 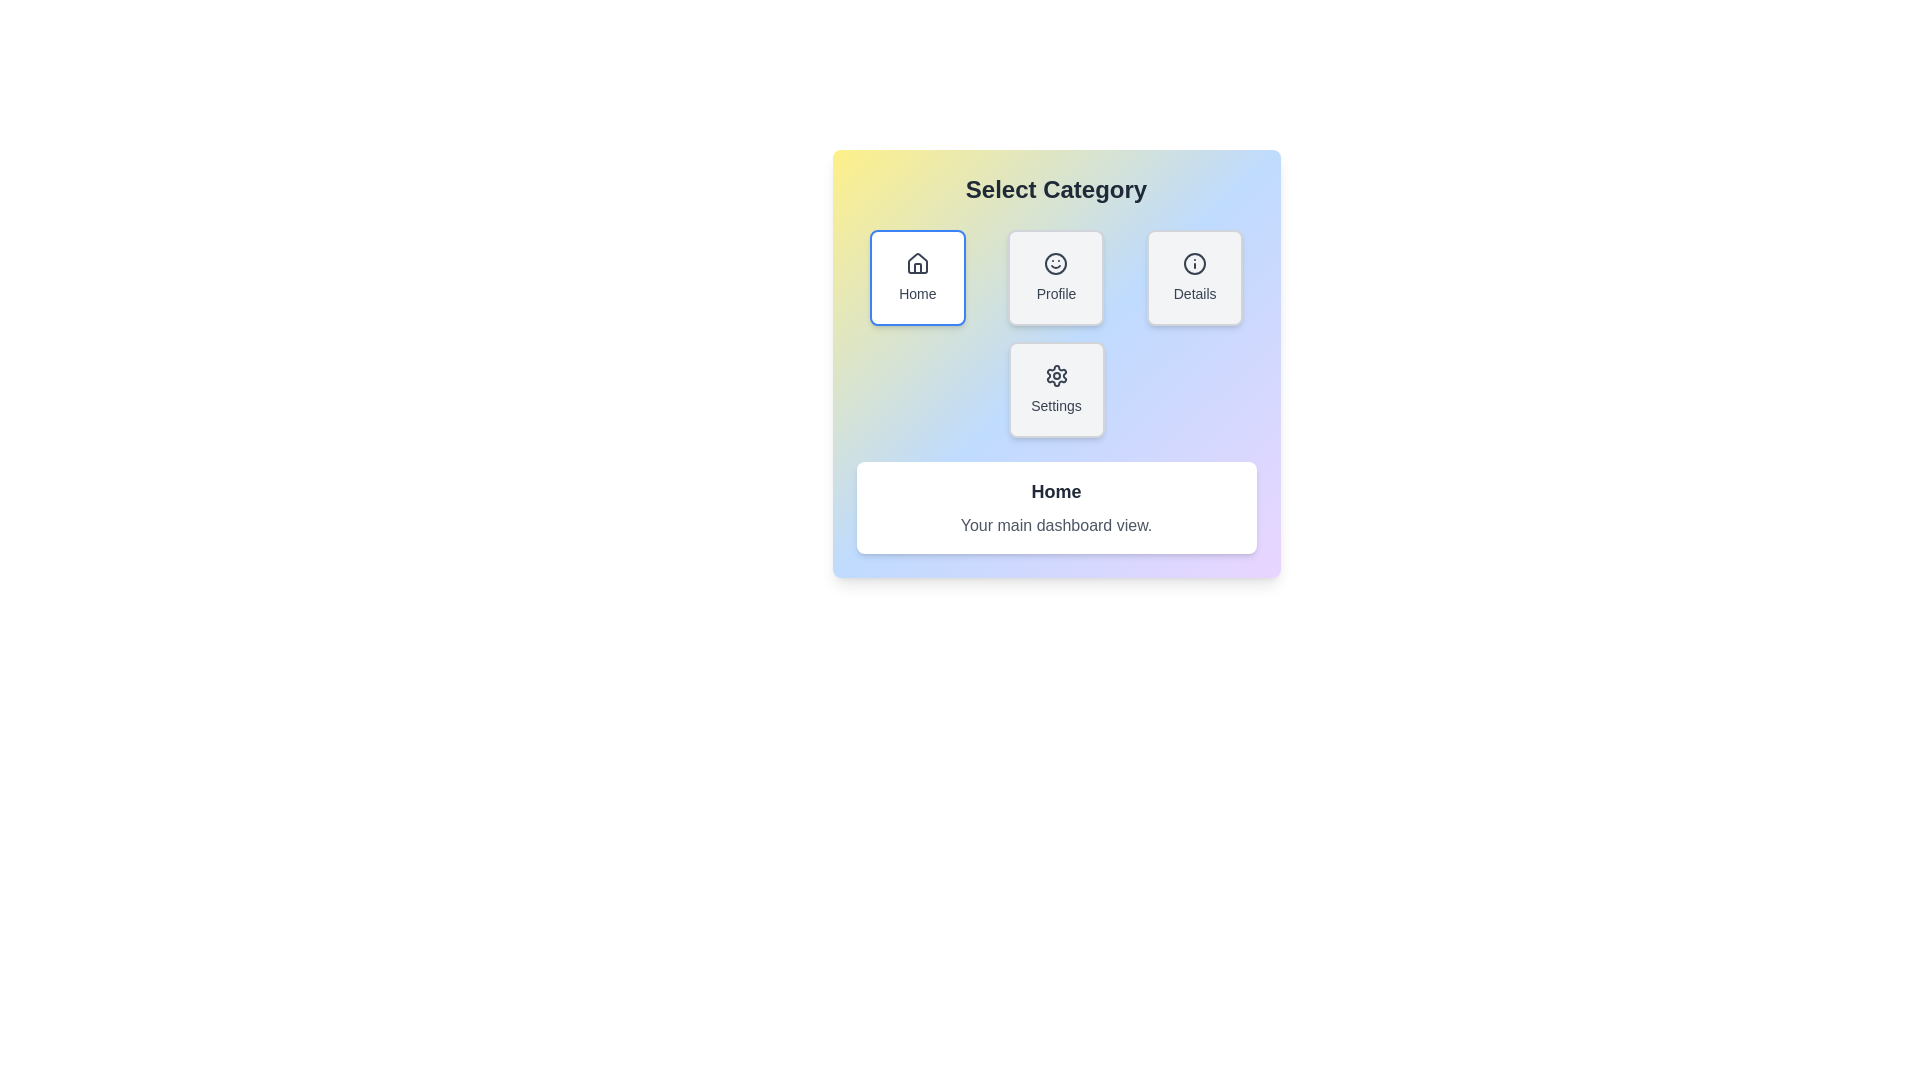 What do you see at coordinates (1055, 405) in the screenshot?
I see `the 'Settings' label located in the bottom row of the grid under 'Select Category', which identifies its purpose within the interface` at bounding box center [1055, 405].